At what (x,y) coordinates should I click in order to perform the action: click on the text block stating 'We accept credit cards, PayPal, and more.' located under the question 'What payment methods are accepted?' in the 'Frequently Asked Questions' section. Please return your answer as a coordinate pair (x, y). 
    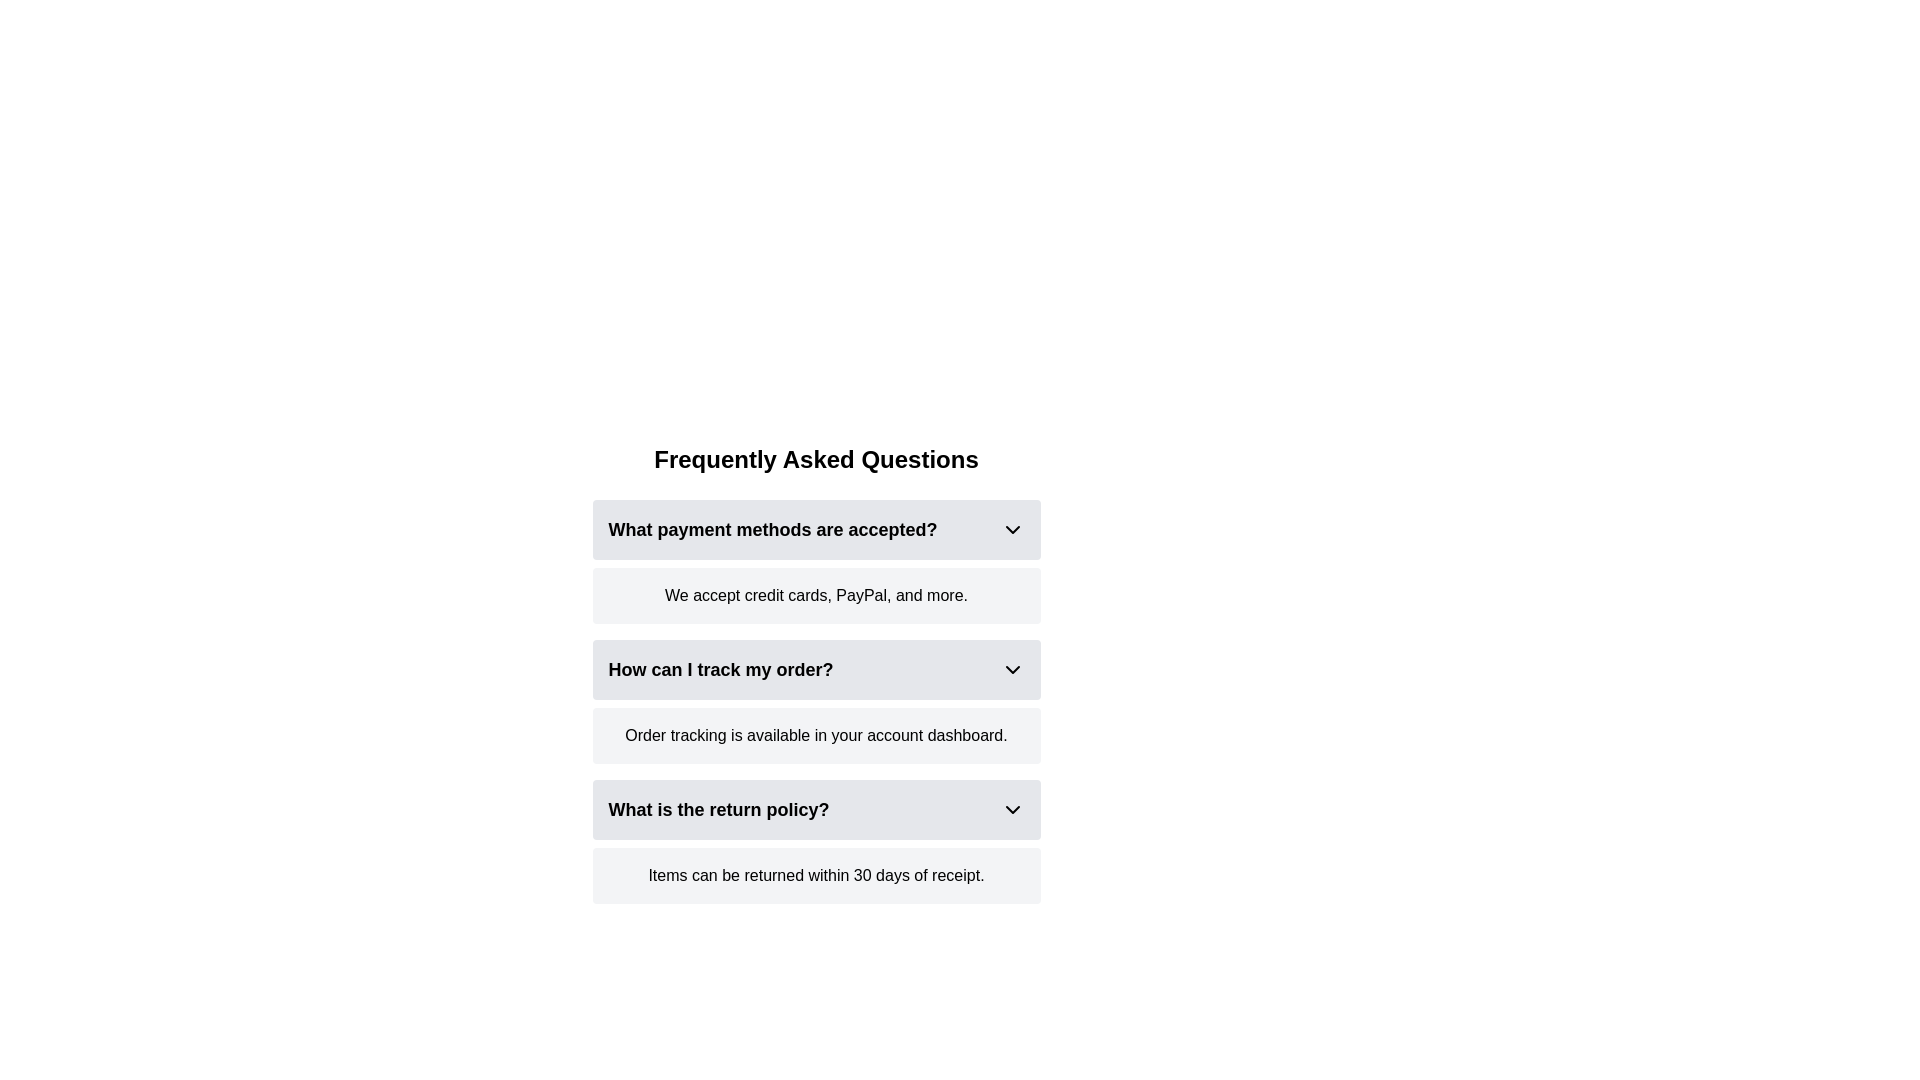
    Looking at the image, I should click on (816, 595).